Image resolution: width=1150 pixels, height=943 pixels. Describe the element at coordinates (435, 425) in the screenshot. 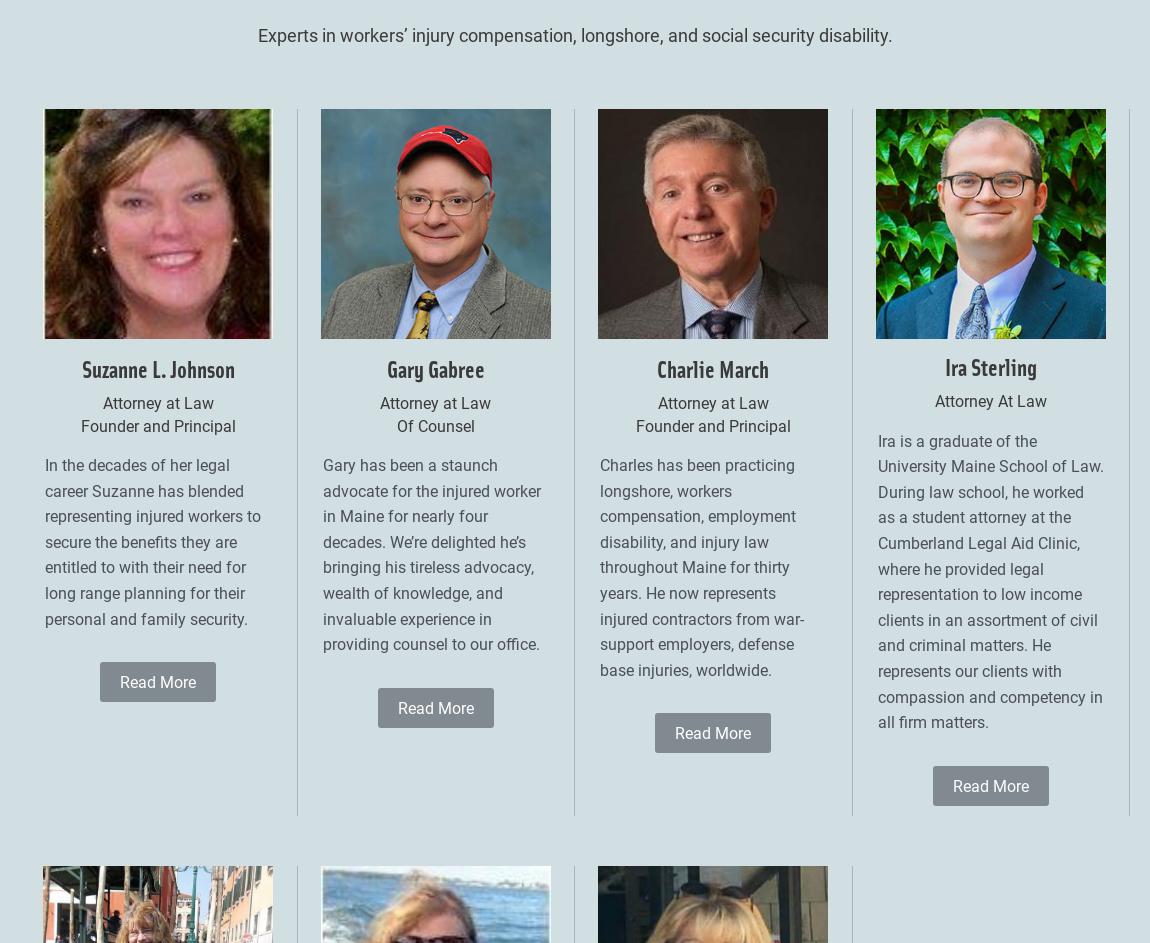

I see `'Of Counsel'` at that location.